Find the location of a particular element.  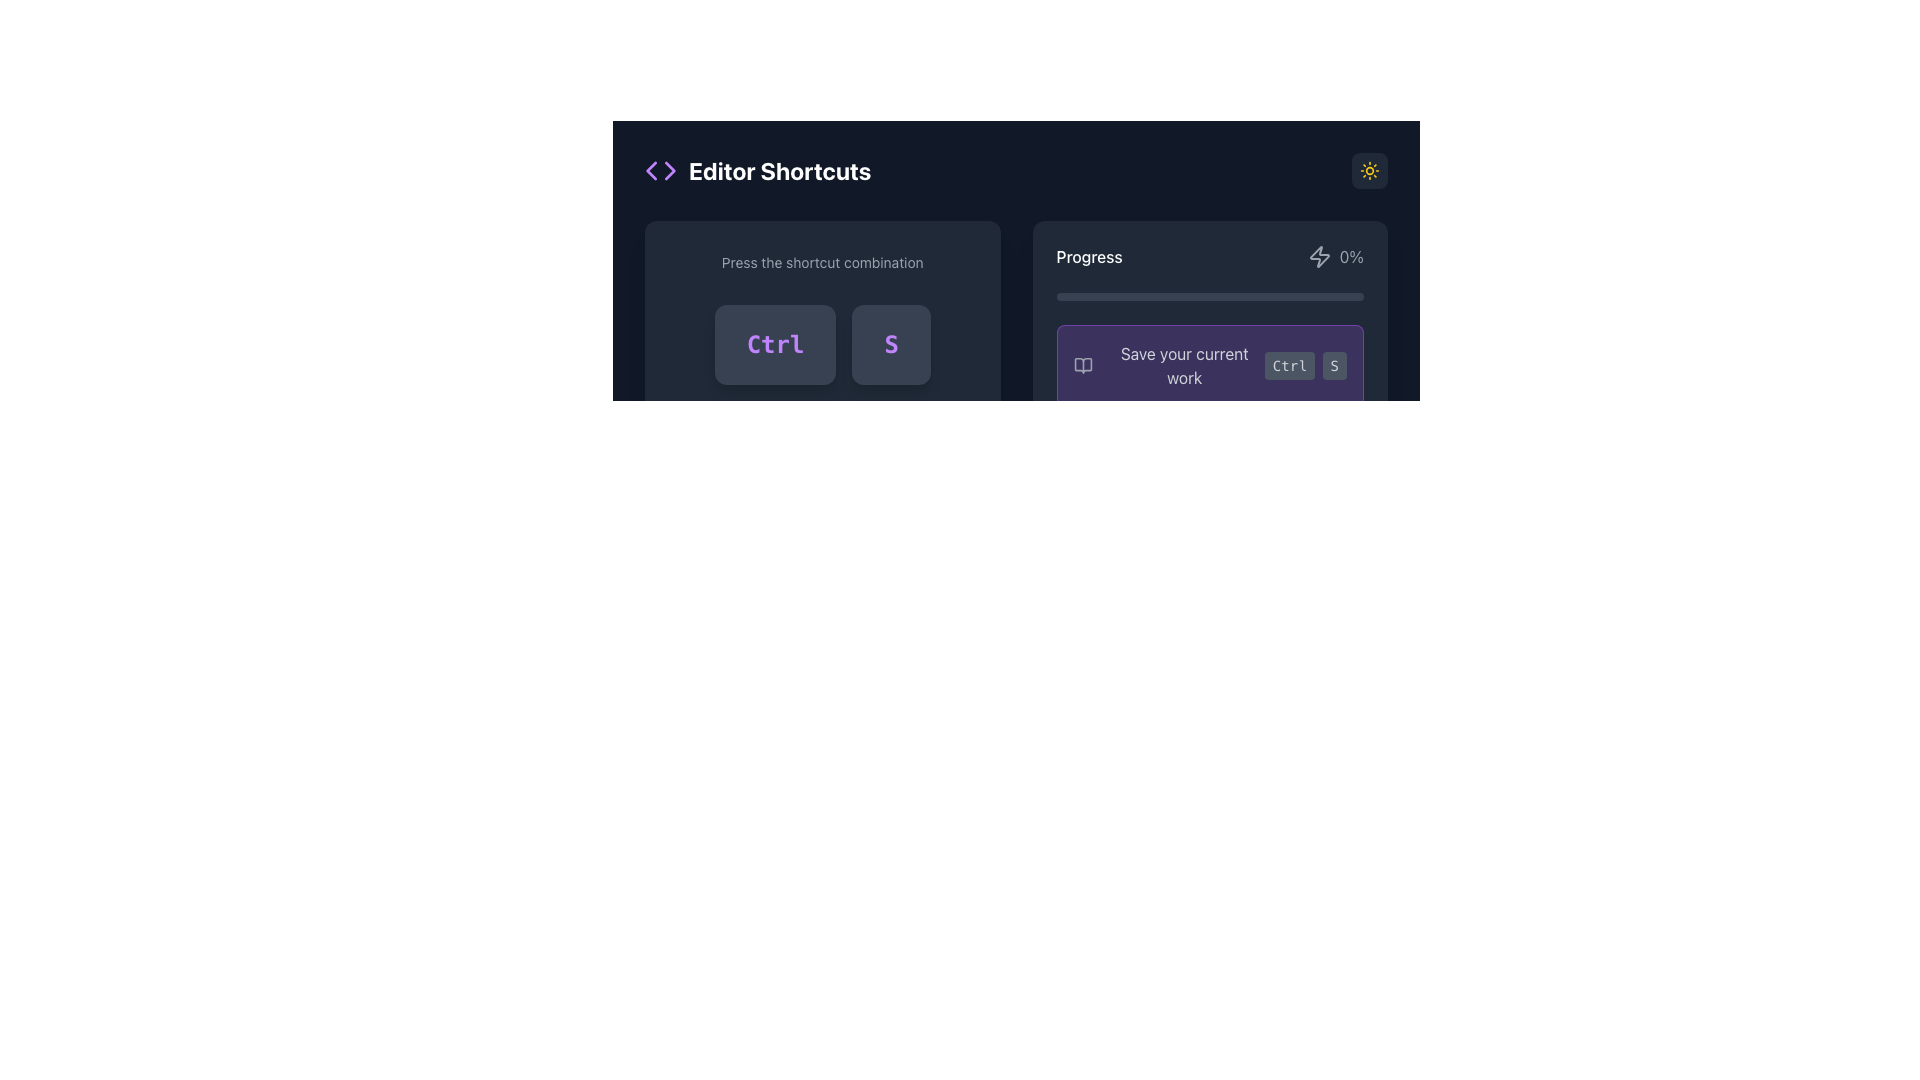

the 'S' key representation in the keyboard shortcuts section of the application, which is located to the right of the 'Ctrl' key and is part of the 'Editor Shortcuts' layout is located at coordinates (1334, 366).